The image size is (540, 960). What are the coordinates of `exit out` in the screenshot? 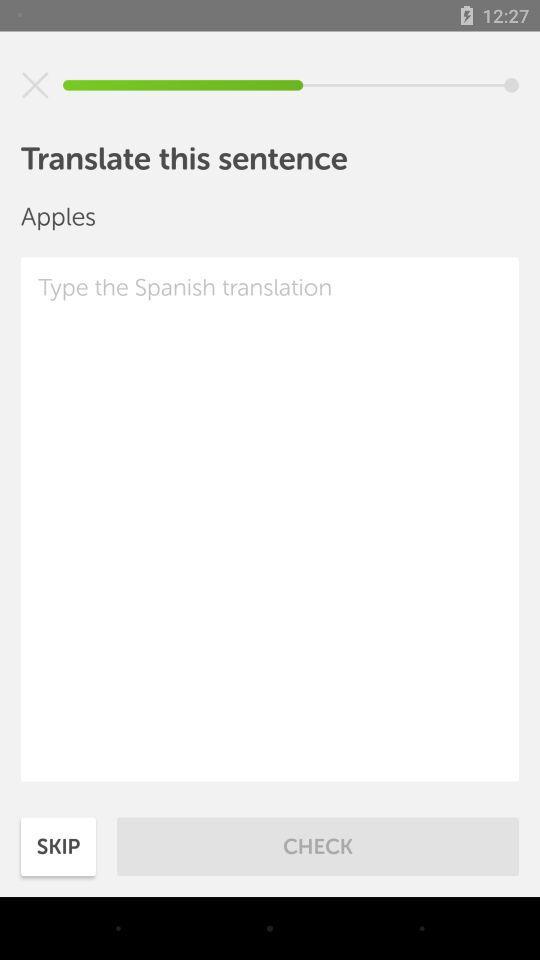 It's located at (35, 85).